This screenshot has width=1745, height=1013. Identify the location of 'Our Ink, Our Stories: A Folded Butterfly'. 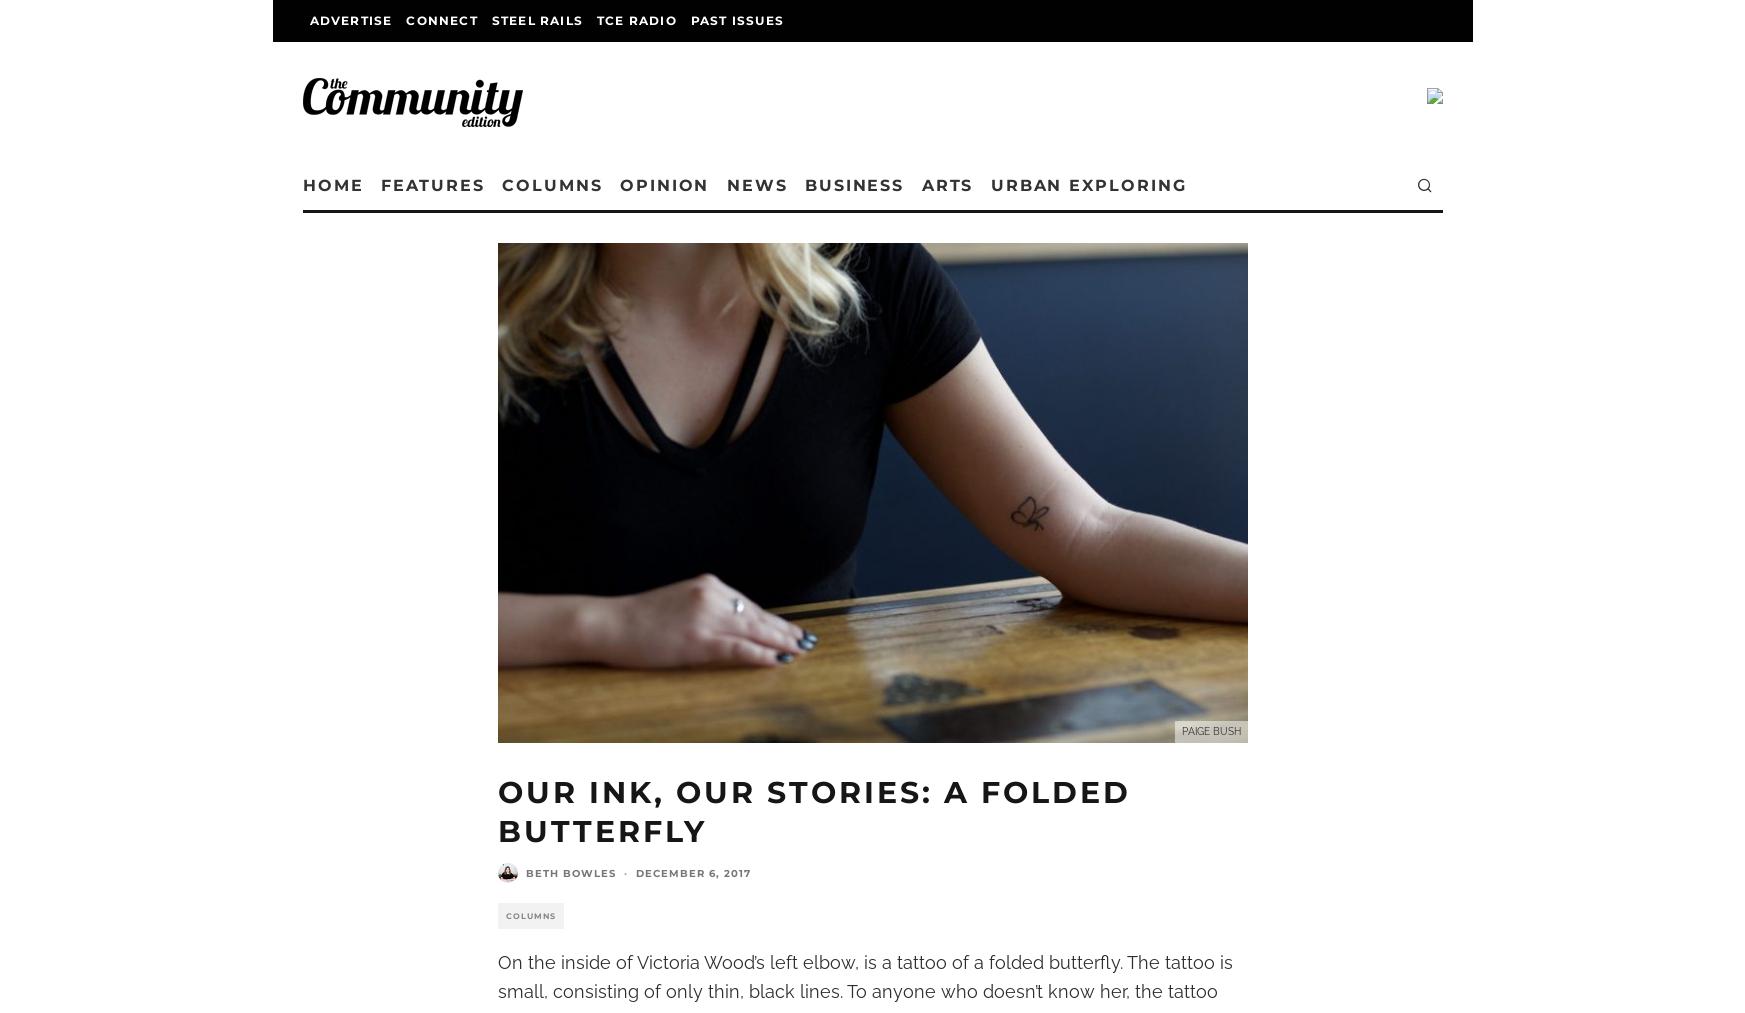
(812, 811).